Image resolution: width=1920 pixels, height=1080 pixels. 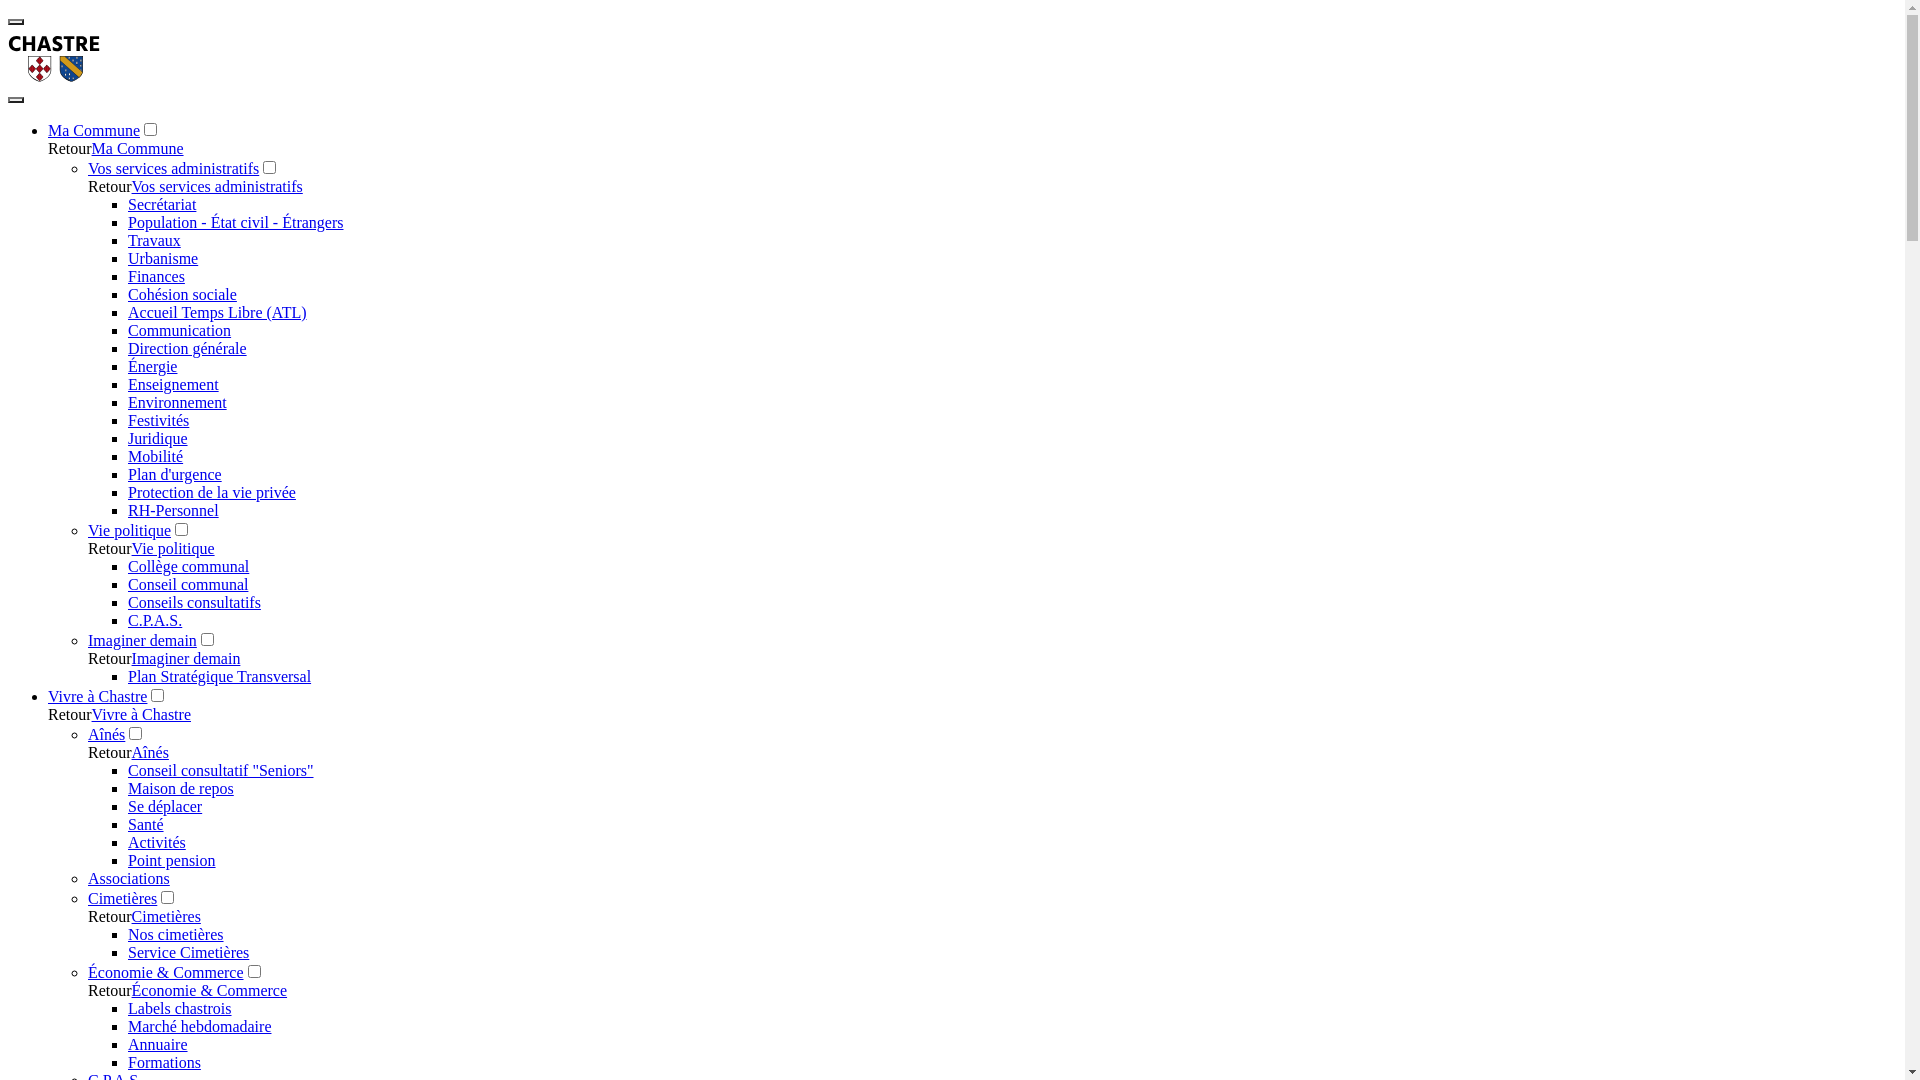 What do you see at coordinates (181, 787) in the screenshot?
I see `'Maison de repos'` at bounding box center [181, 787].